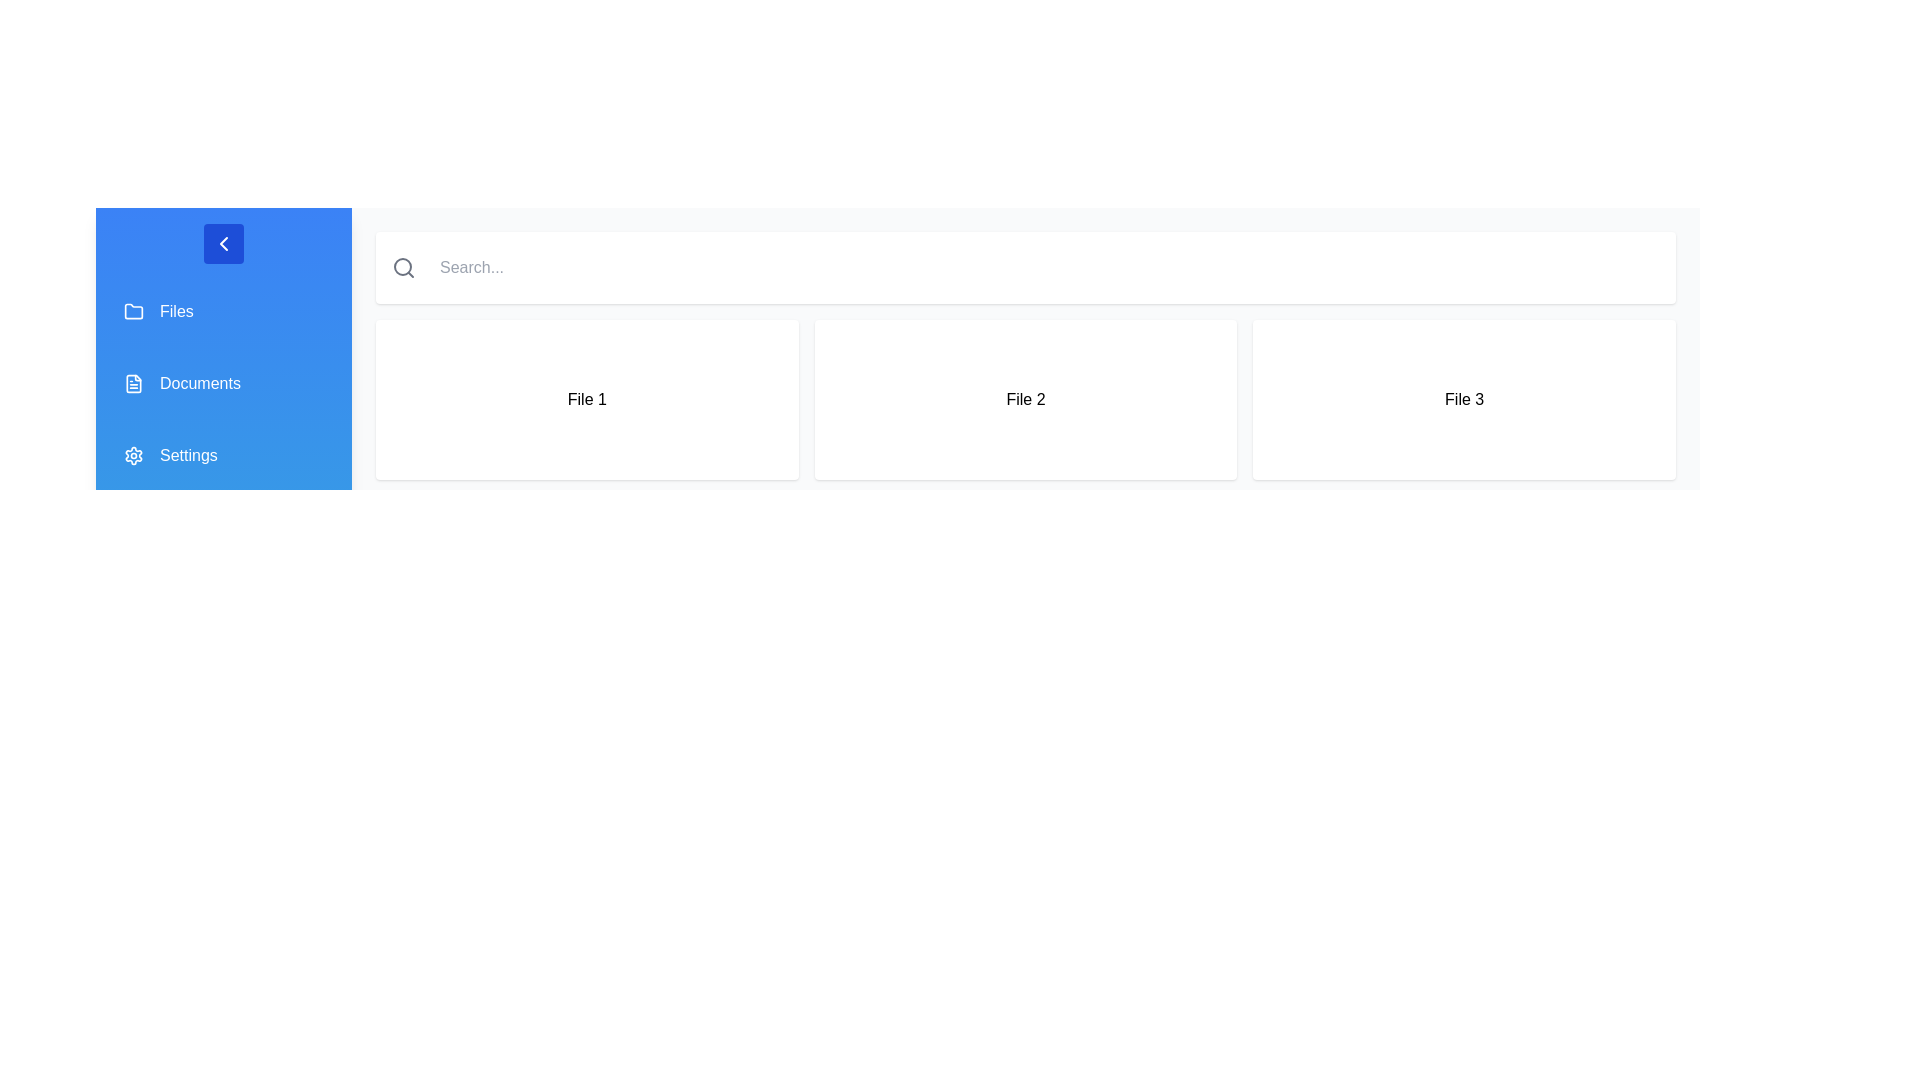 This screenshot has height=1080, width=1920. Describe the element at coordinates (224, 384) in the screenshot. I see `the 'Documents' label in the sidebar to navigate to the Documents section` at that location.